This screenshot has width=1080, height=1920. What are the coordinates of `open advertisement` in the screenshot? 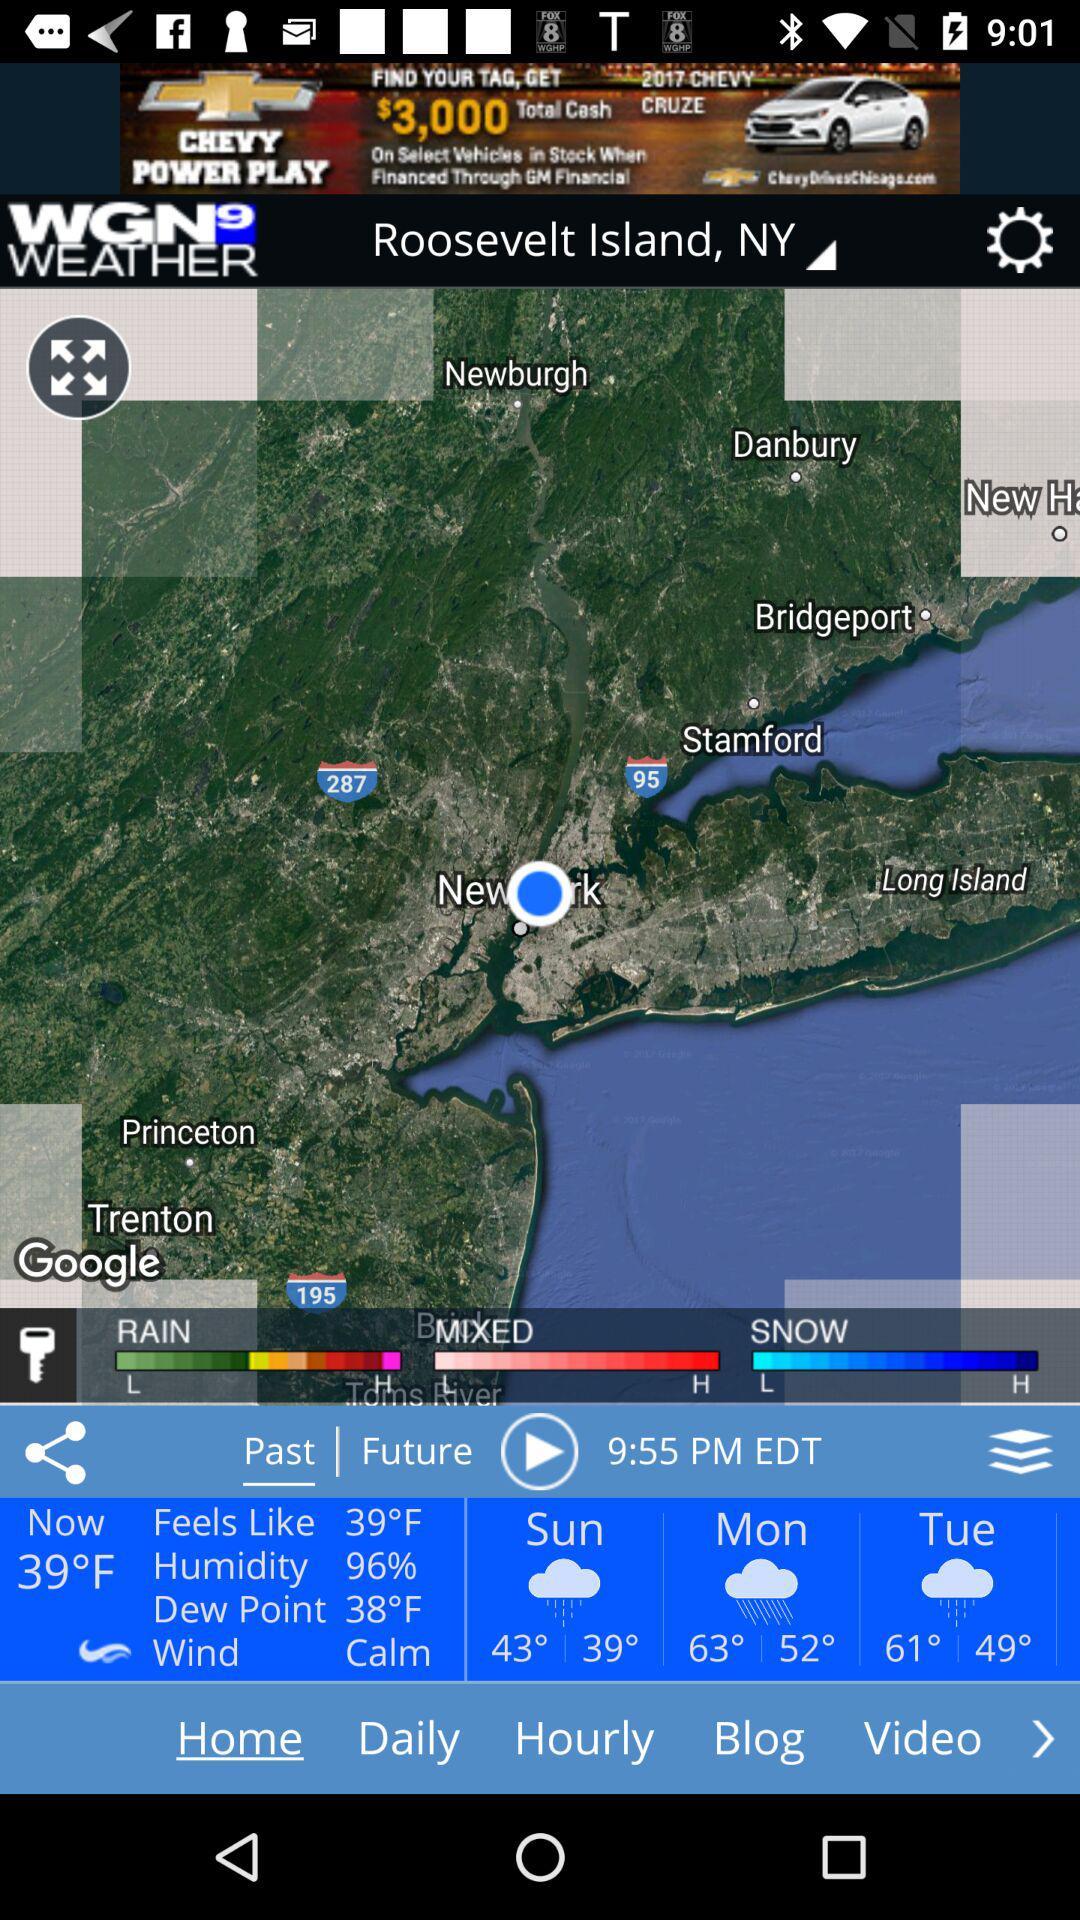 It's located at (540, 127).